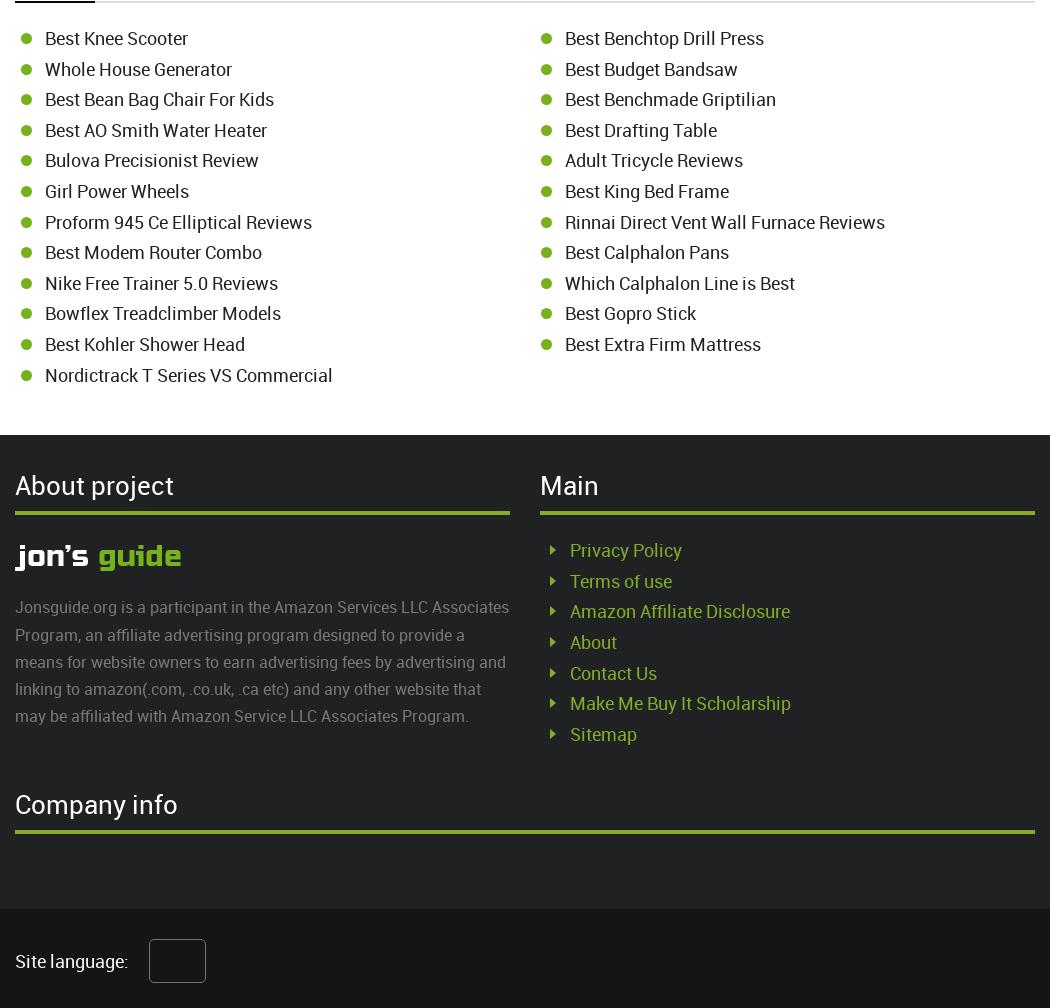 Image resolution: width=1050 pixels, height=1008 pixels. Describe the element at coordinates (71, 961) in the screenshot. I see `'Site language:'` at that location.